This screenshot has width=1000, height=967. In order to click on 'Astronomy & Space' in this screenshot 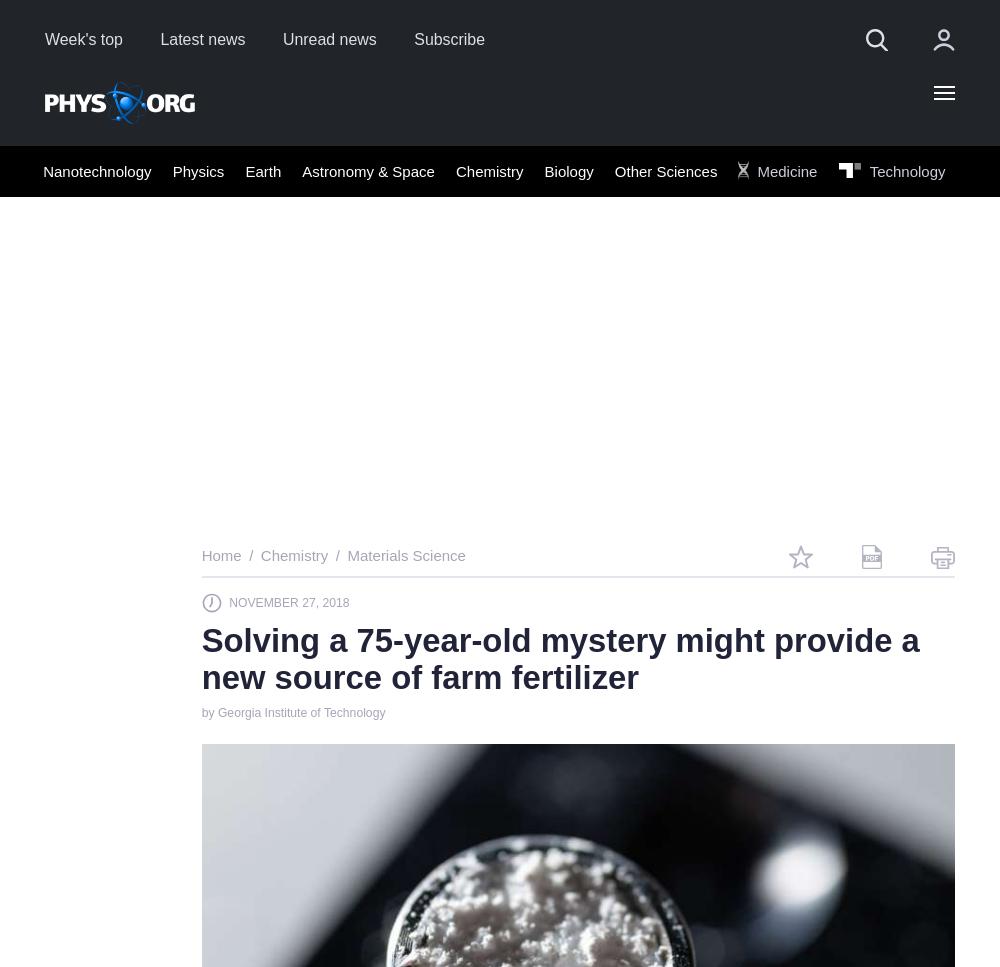, I will do `click(367, 170)`.